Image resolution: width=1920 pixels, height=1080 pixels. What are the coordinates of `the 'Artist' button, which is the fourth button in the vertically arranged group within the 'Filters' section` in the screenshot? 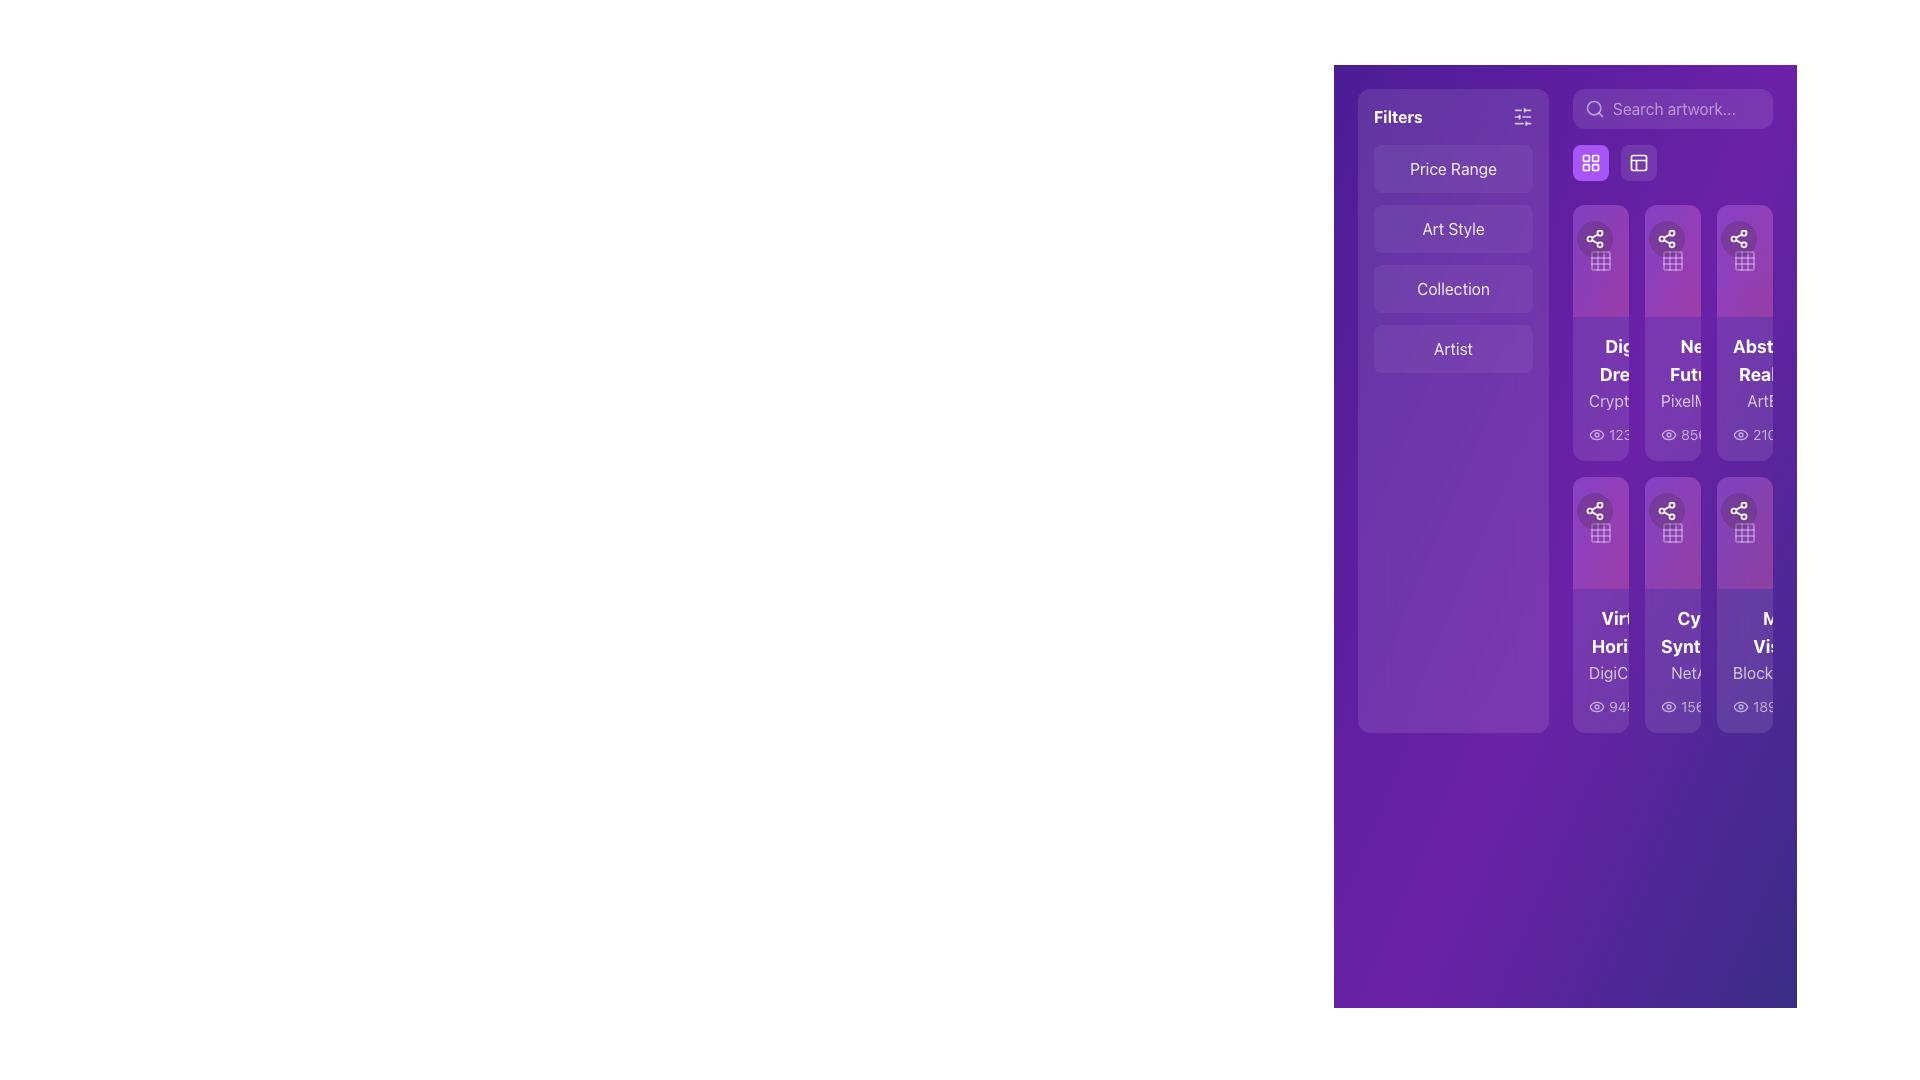 It's located at (1453, 347).